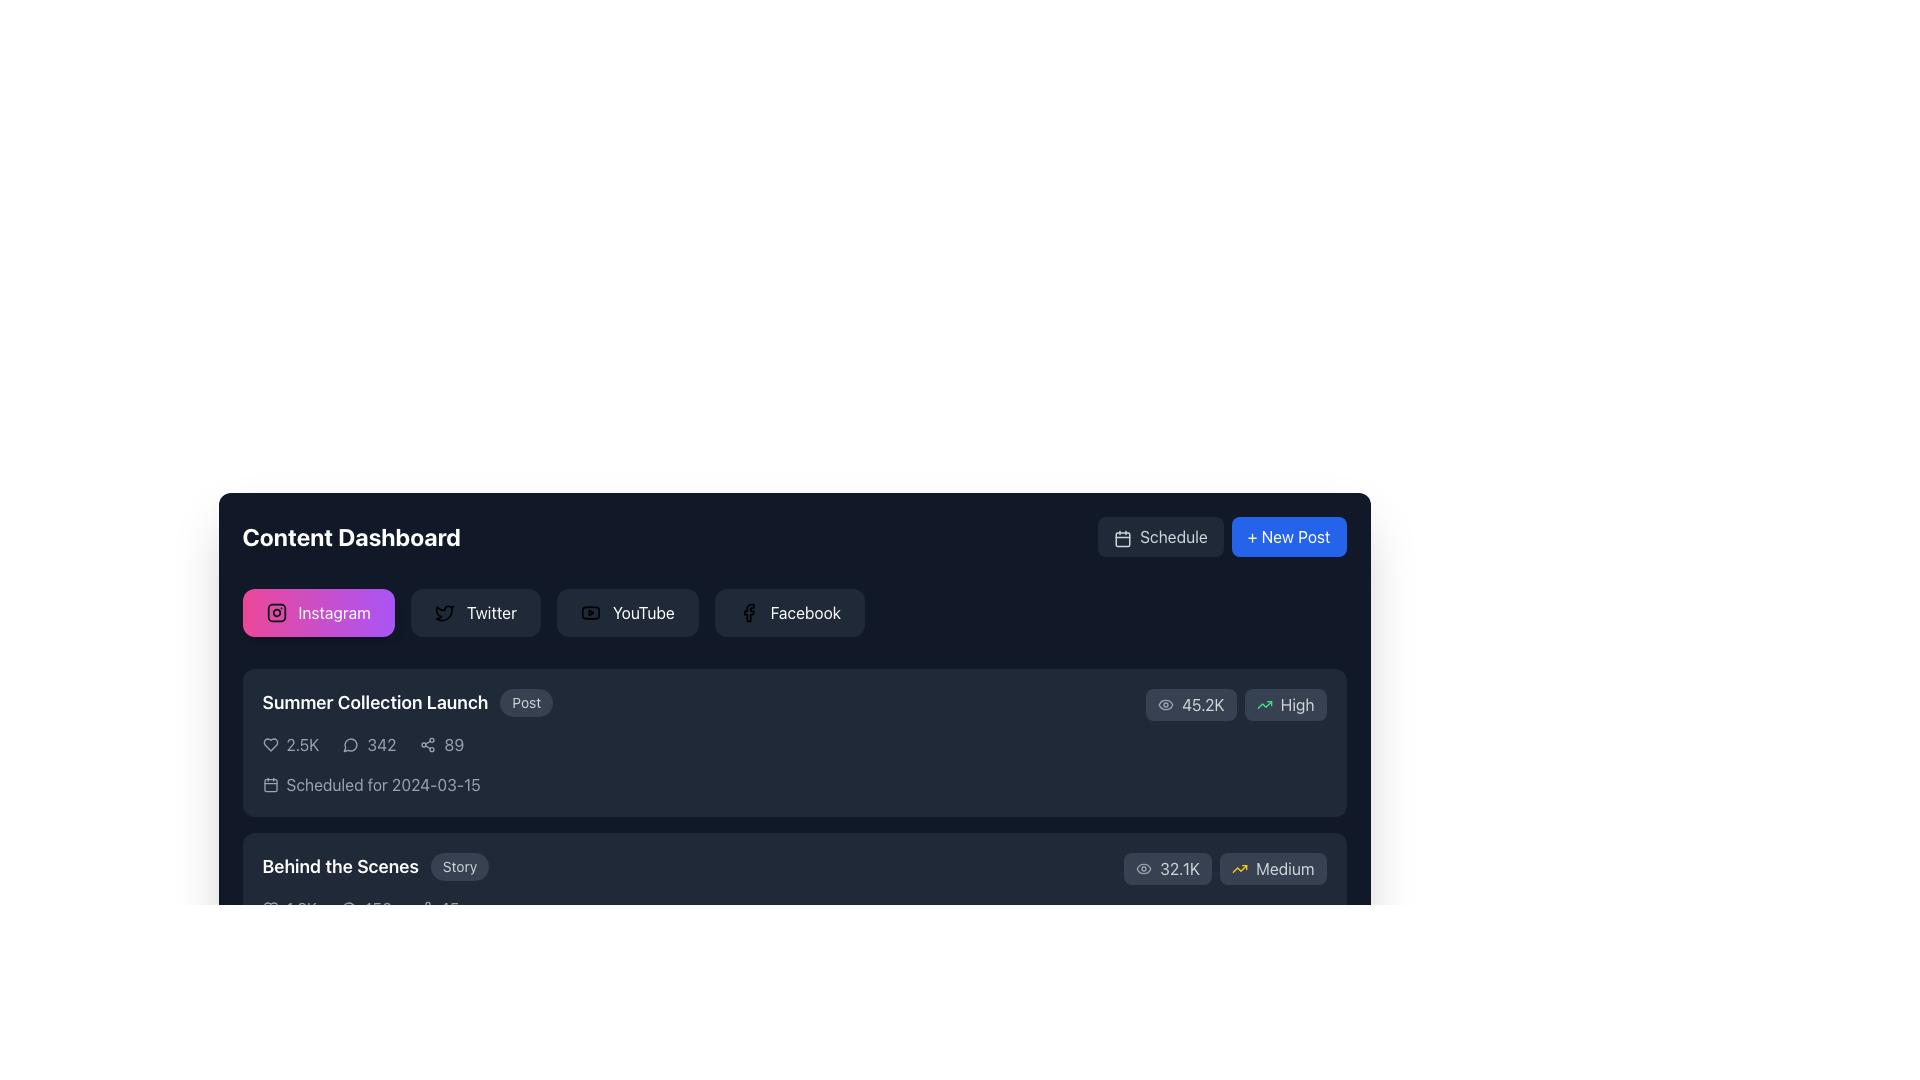  Describe the element at coordinates (427, 744) in the screenshot. I see `the social sharing icon, which is a triangular shape with three connected nodes, located between the comment count and the numeric text '89'` at that location.